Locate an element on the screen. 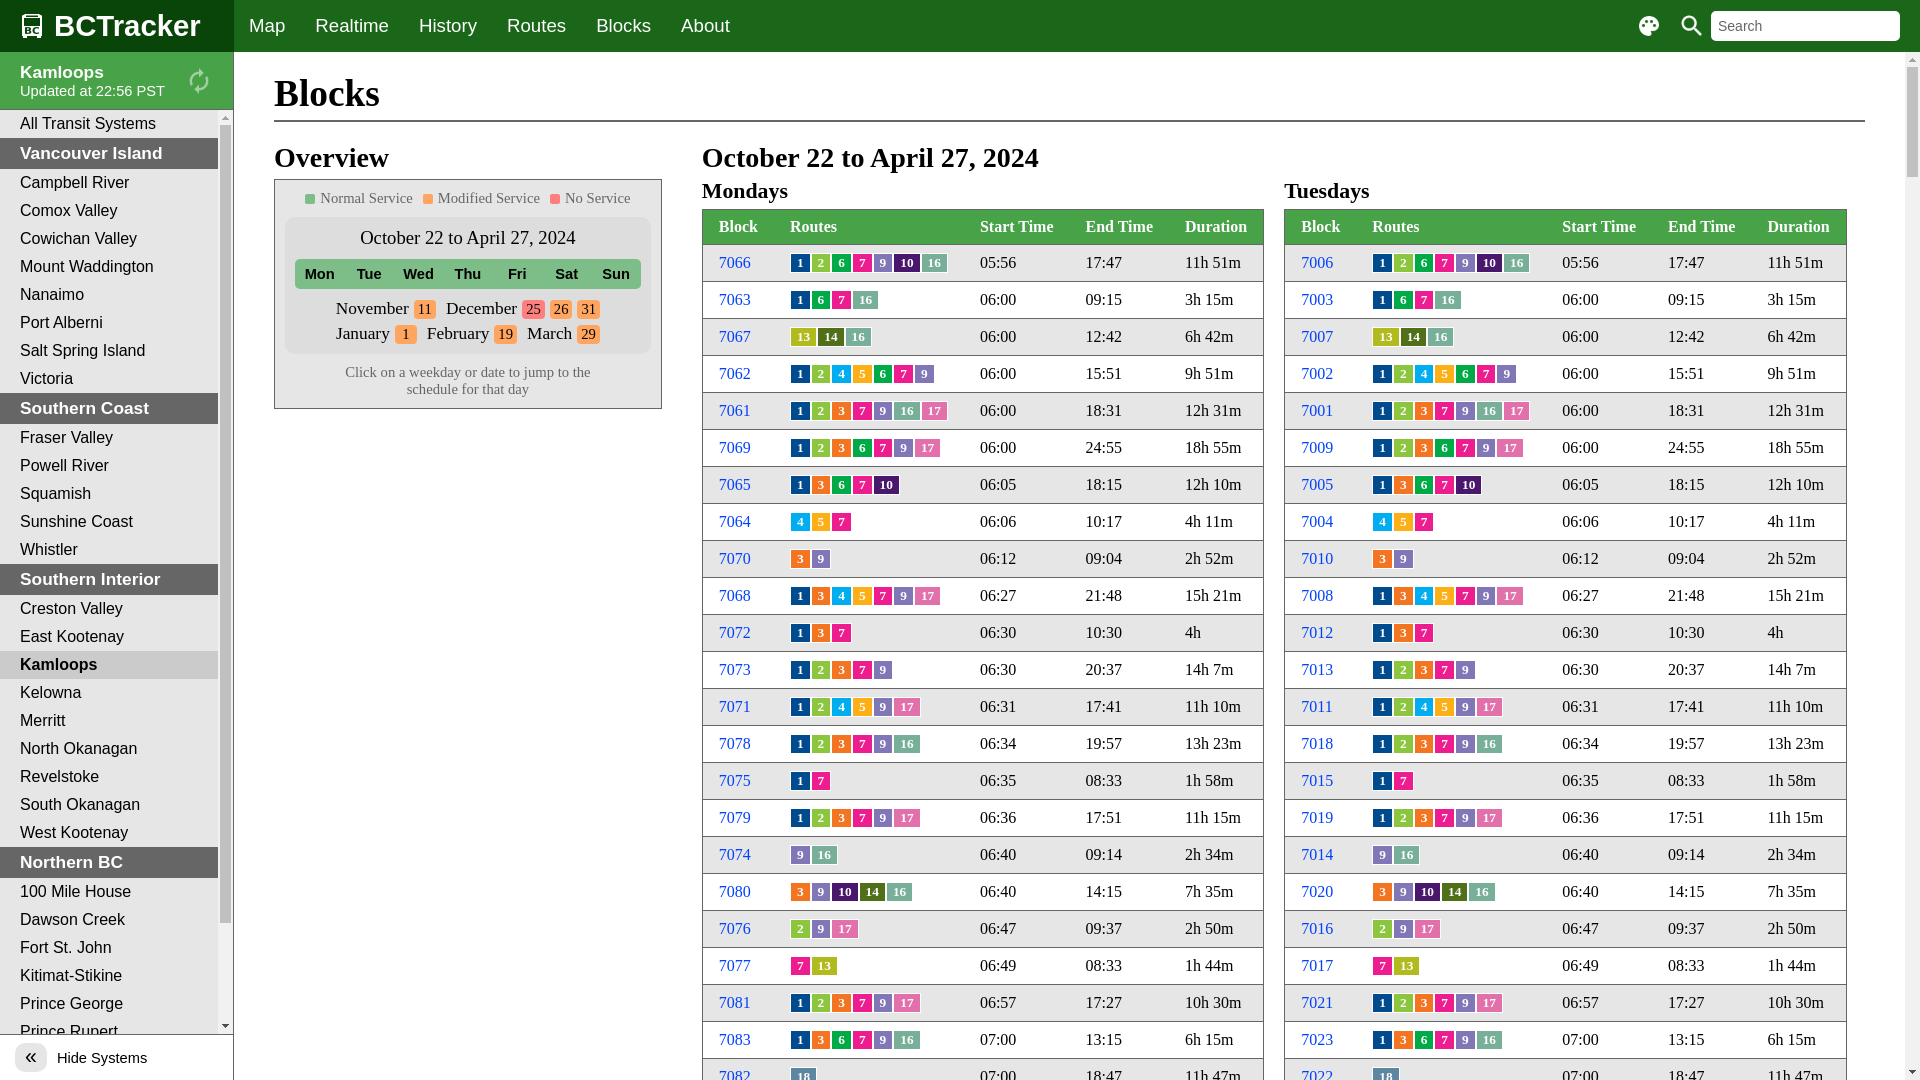 This screenshot has height=1080, width=1920. '10' is located at coordinates (1426, 890).